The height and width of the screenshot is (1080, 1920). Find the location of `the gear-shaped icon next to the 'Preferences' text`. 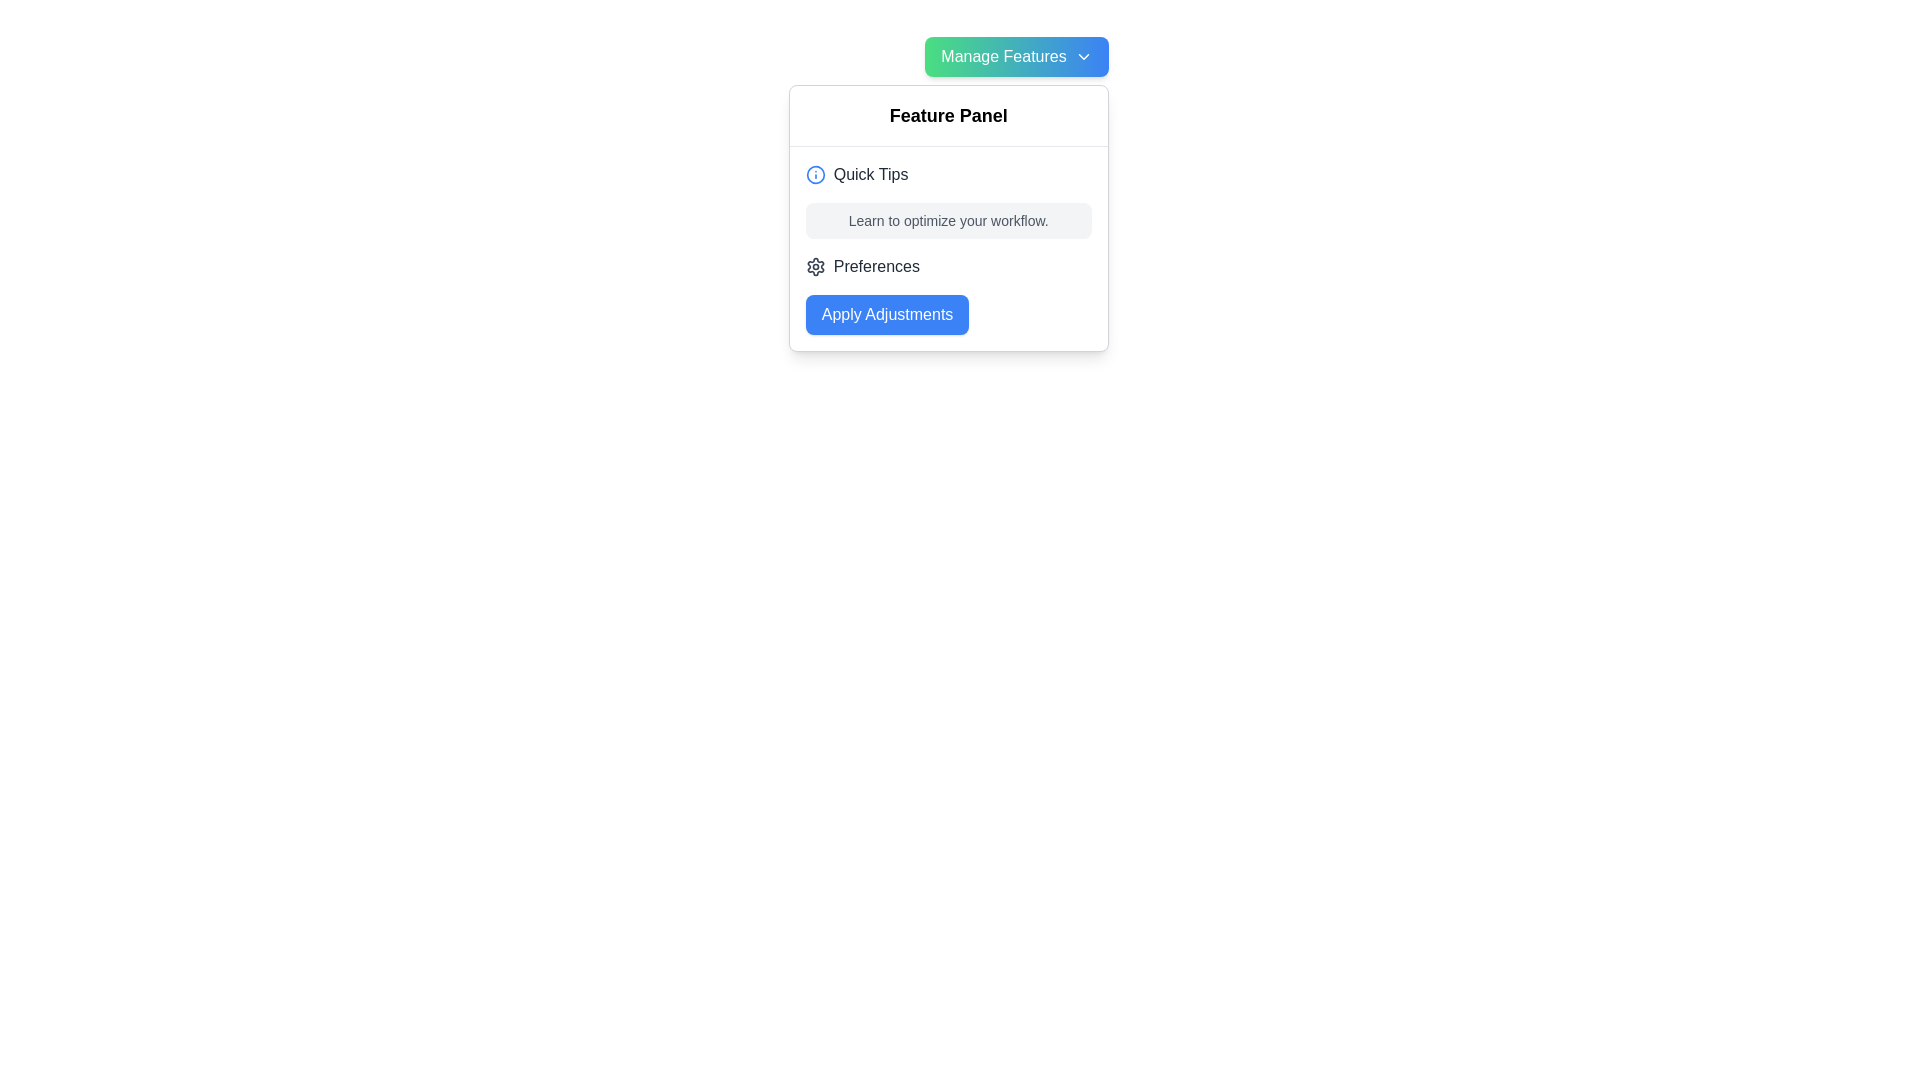

the gear-shaped icon next to the 'Preferences' text is located at coordinates (815, 265).